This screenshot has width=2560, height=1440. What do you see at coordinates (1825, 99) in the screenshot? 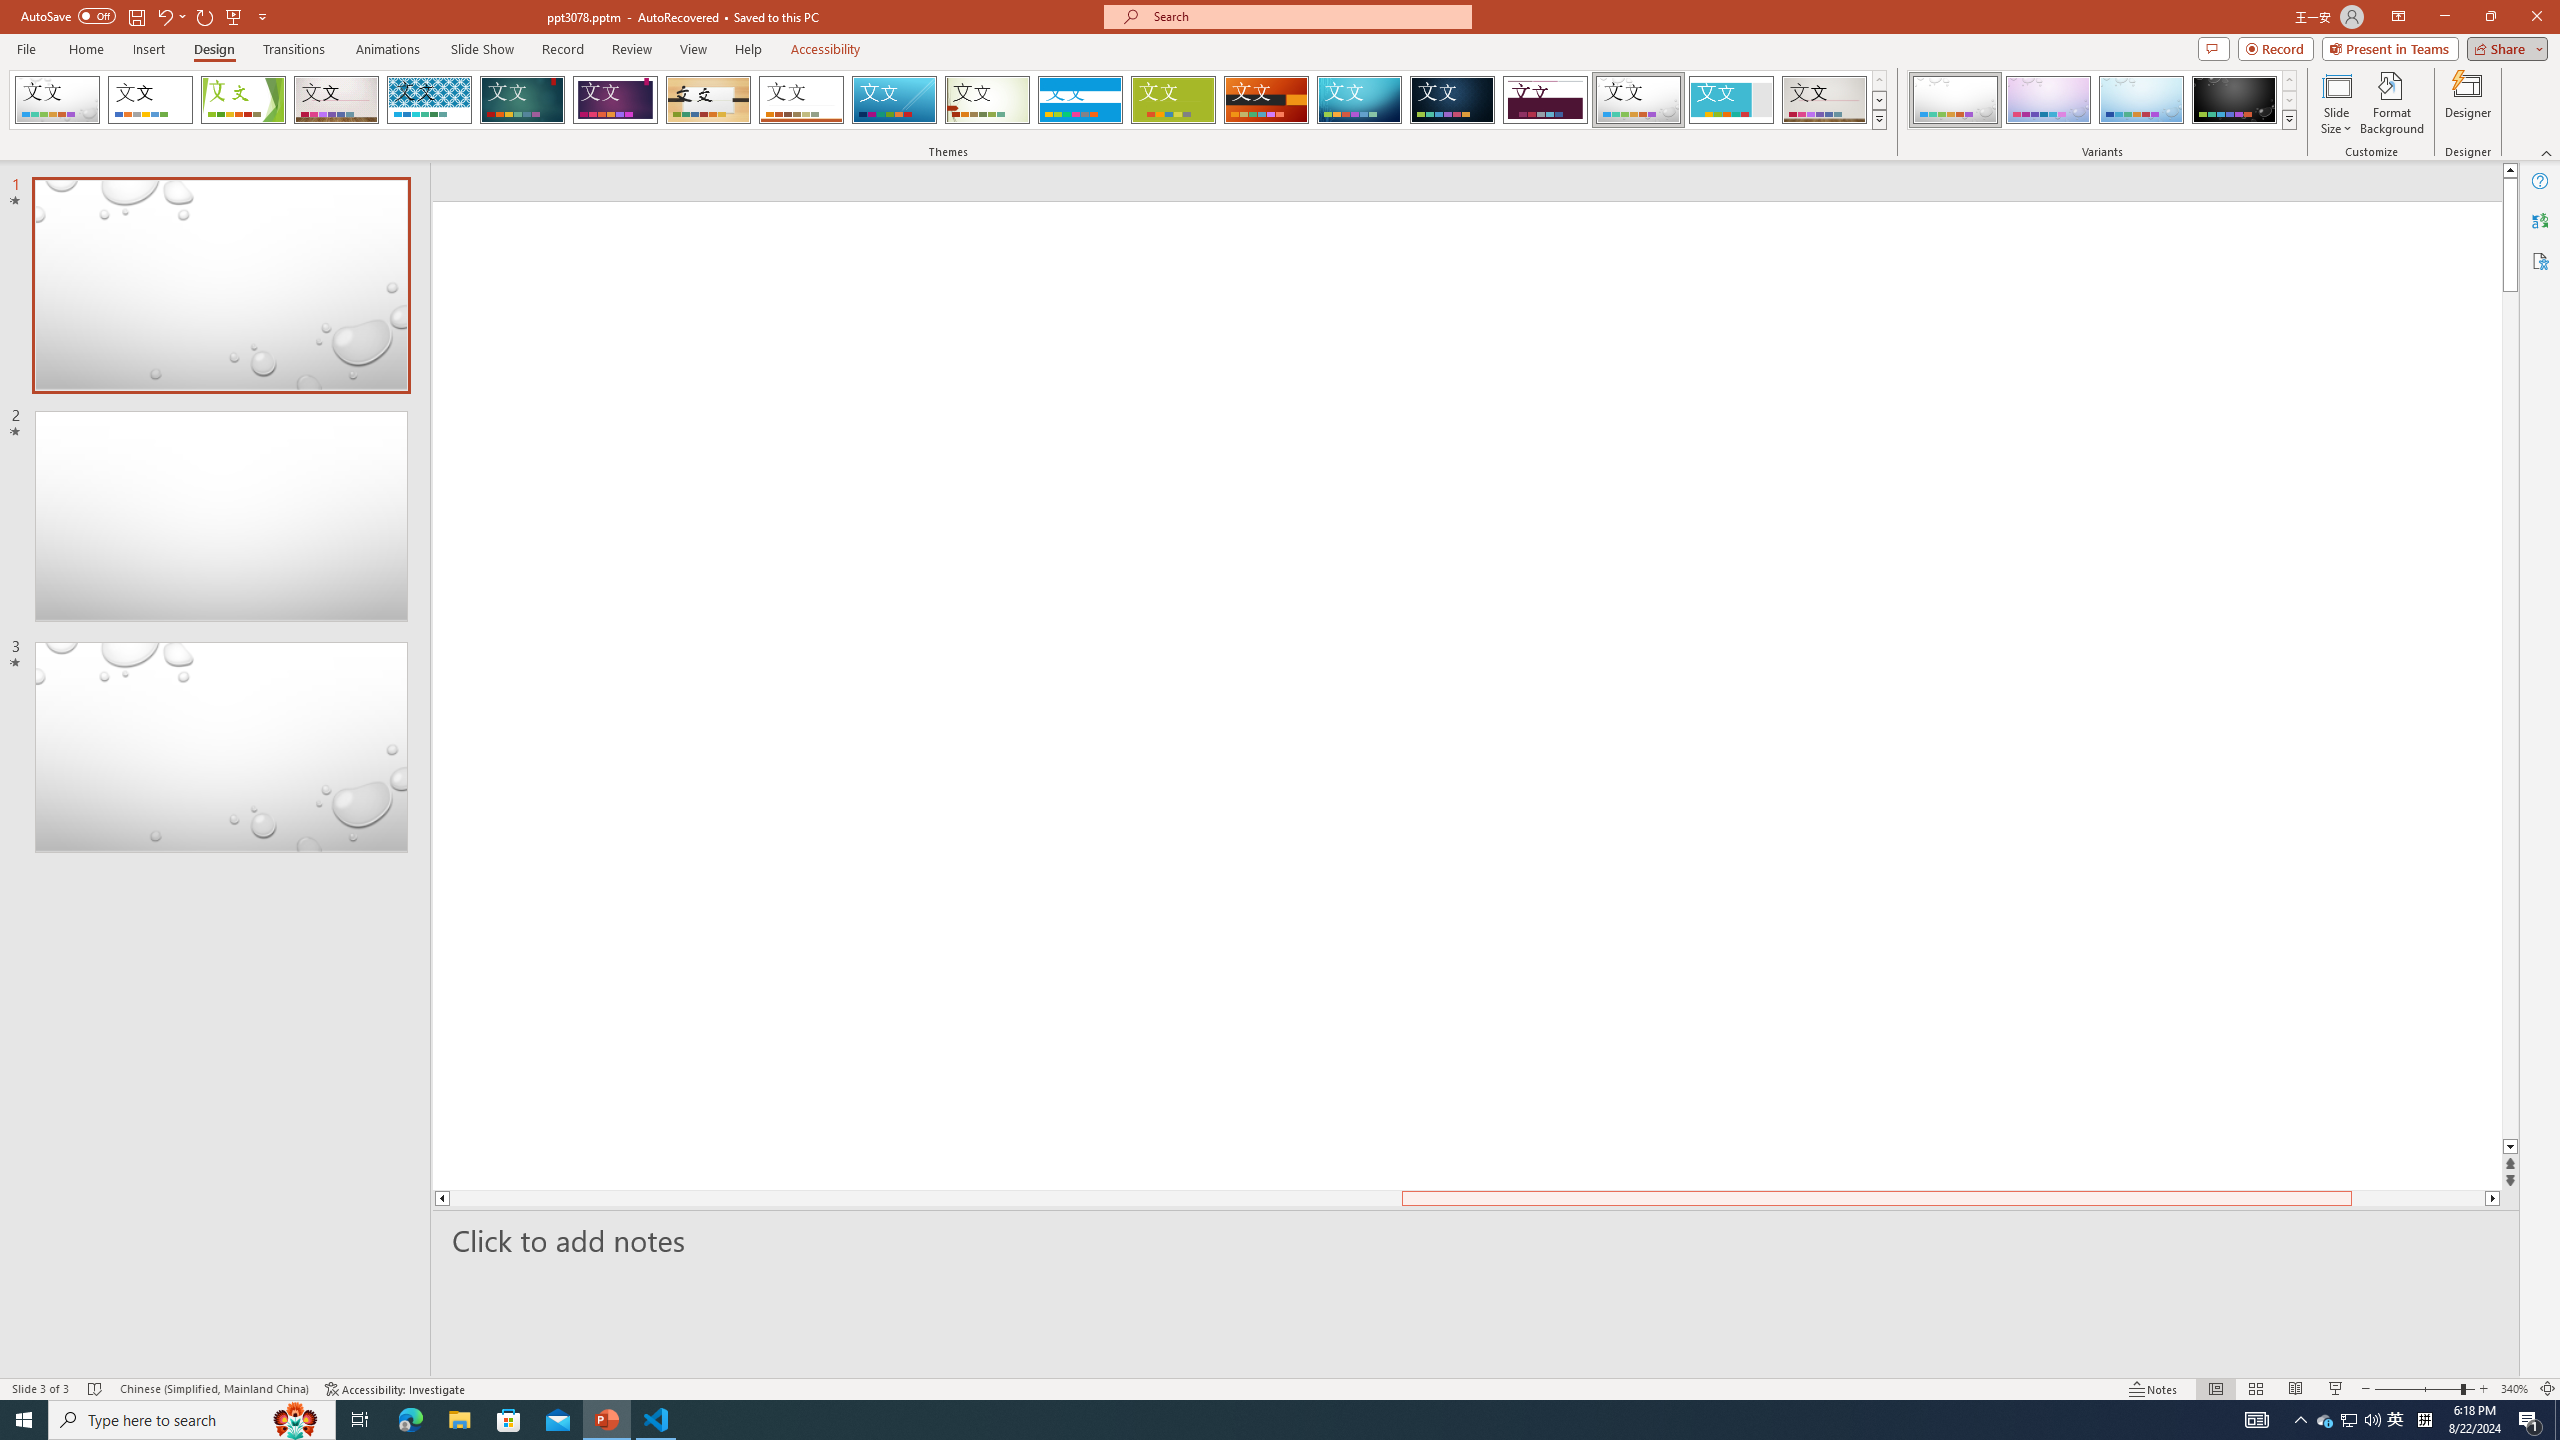
I see `'Gallery'` at bounding box center [1825, 99].